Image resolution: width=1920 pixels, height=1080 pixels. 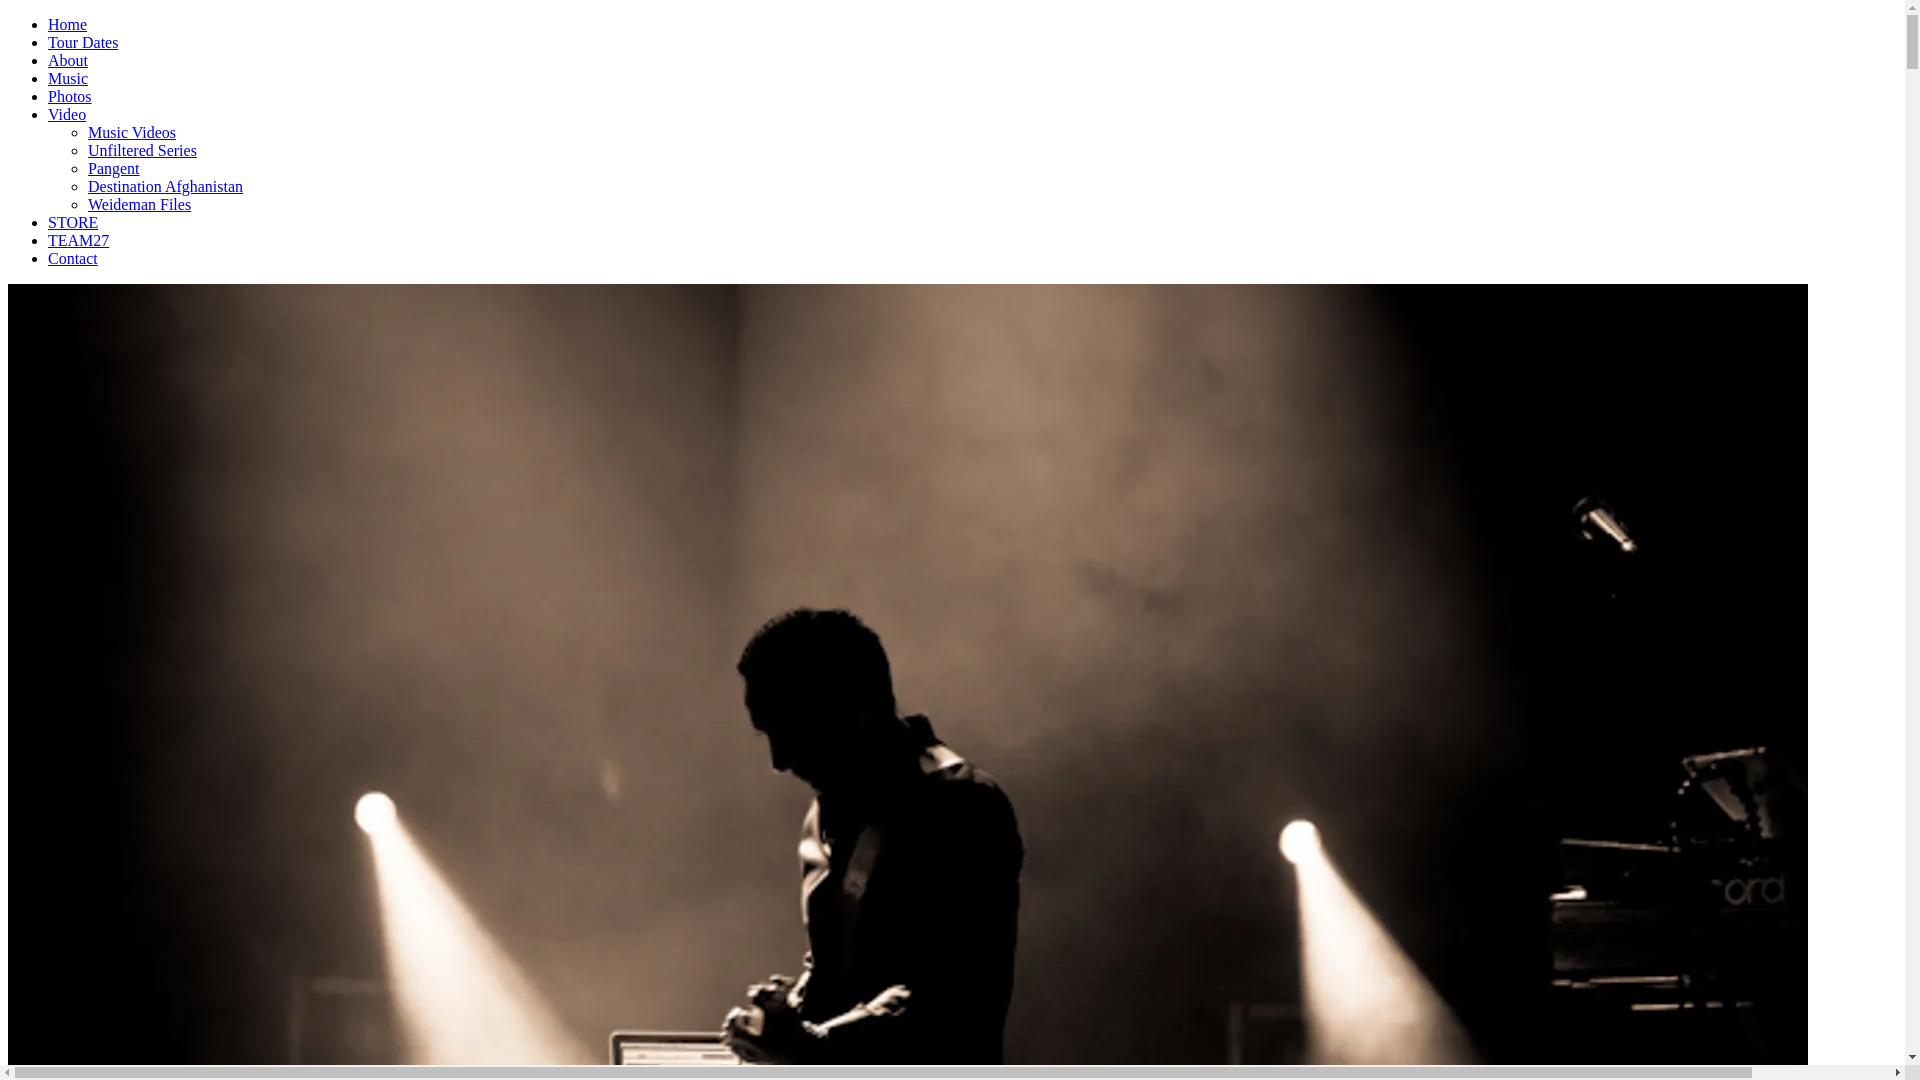 I want to click on 'Weideman Files', so click(x=86, y=204).